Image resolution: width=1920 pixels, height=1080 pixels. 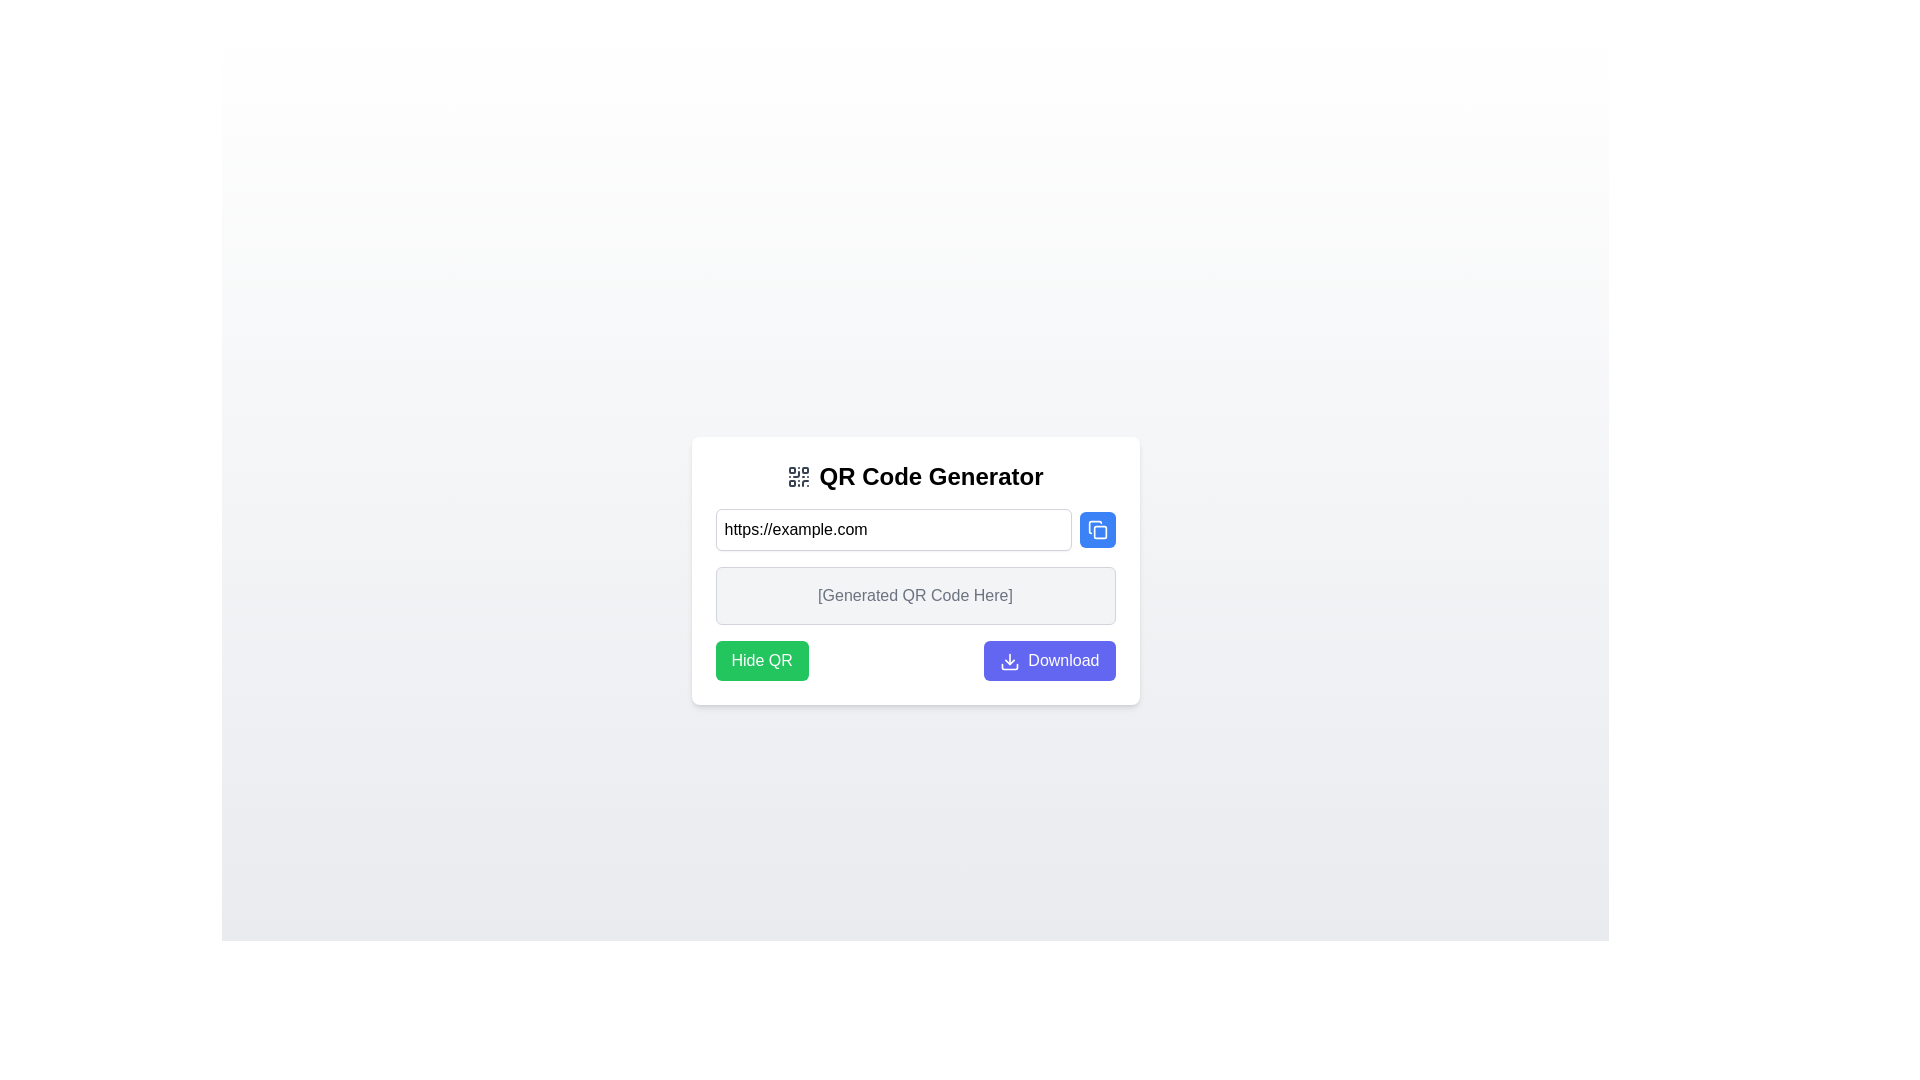 I want to click on the rectangular button with a purple background labeled 'Download', so click(x=1048, y=660).